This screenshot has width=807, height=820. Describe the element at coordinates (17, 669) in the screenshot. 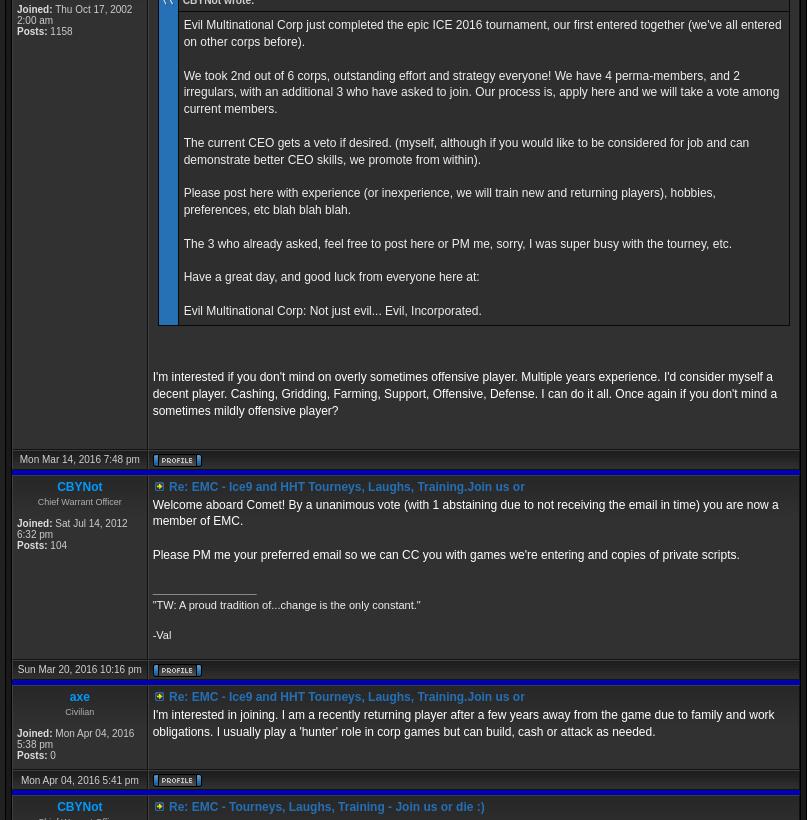

I see `'Sun Mar 20, 2016 10:16 pm'` at that location.